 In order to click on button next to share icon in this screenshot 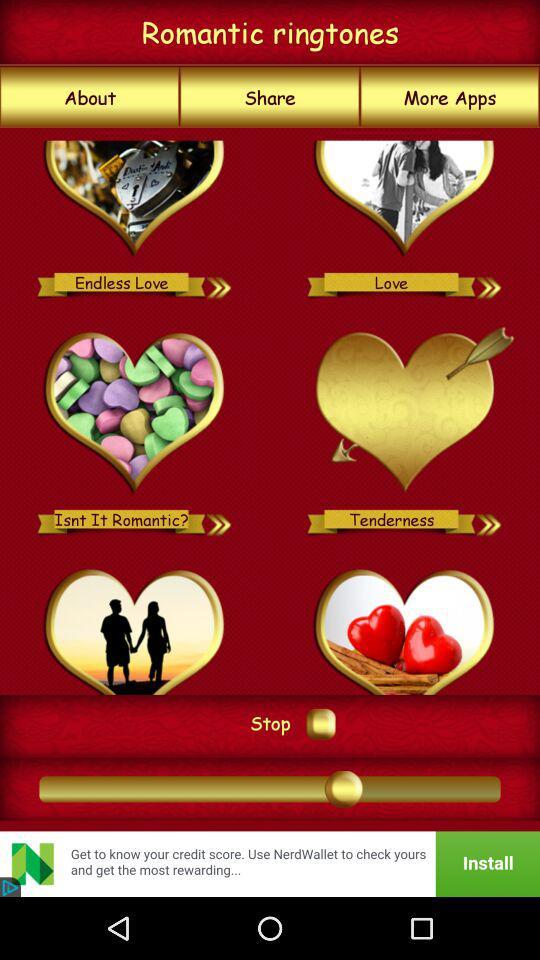, I will do `click(89, 97)`.